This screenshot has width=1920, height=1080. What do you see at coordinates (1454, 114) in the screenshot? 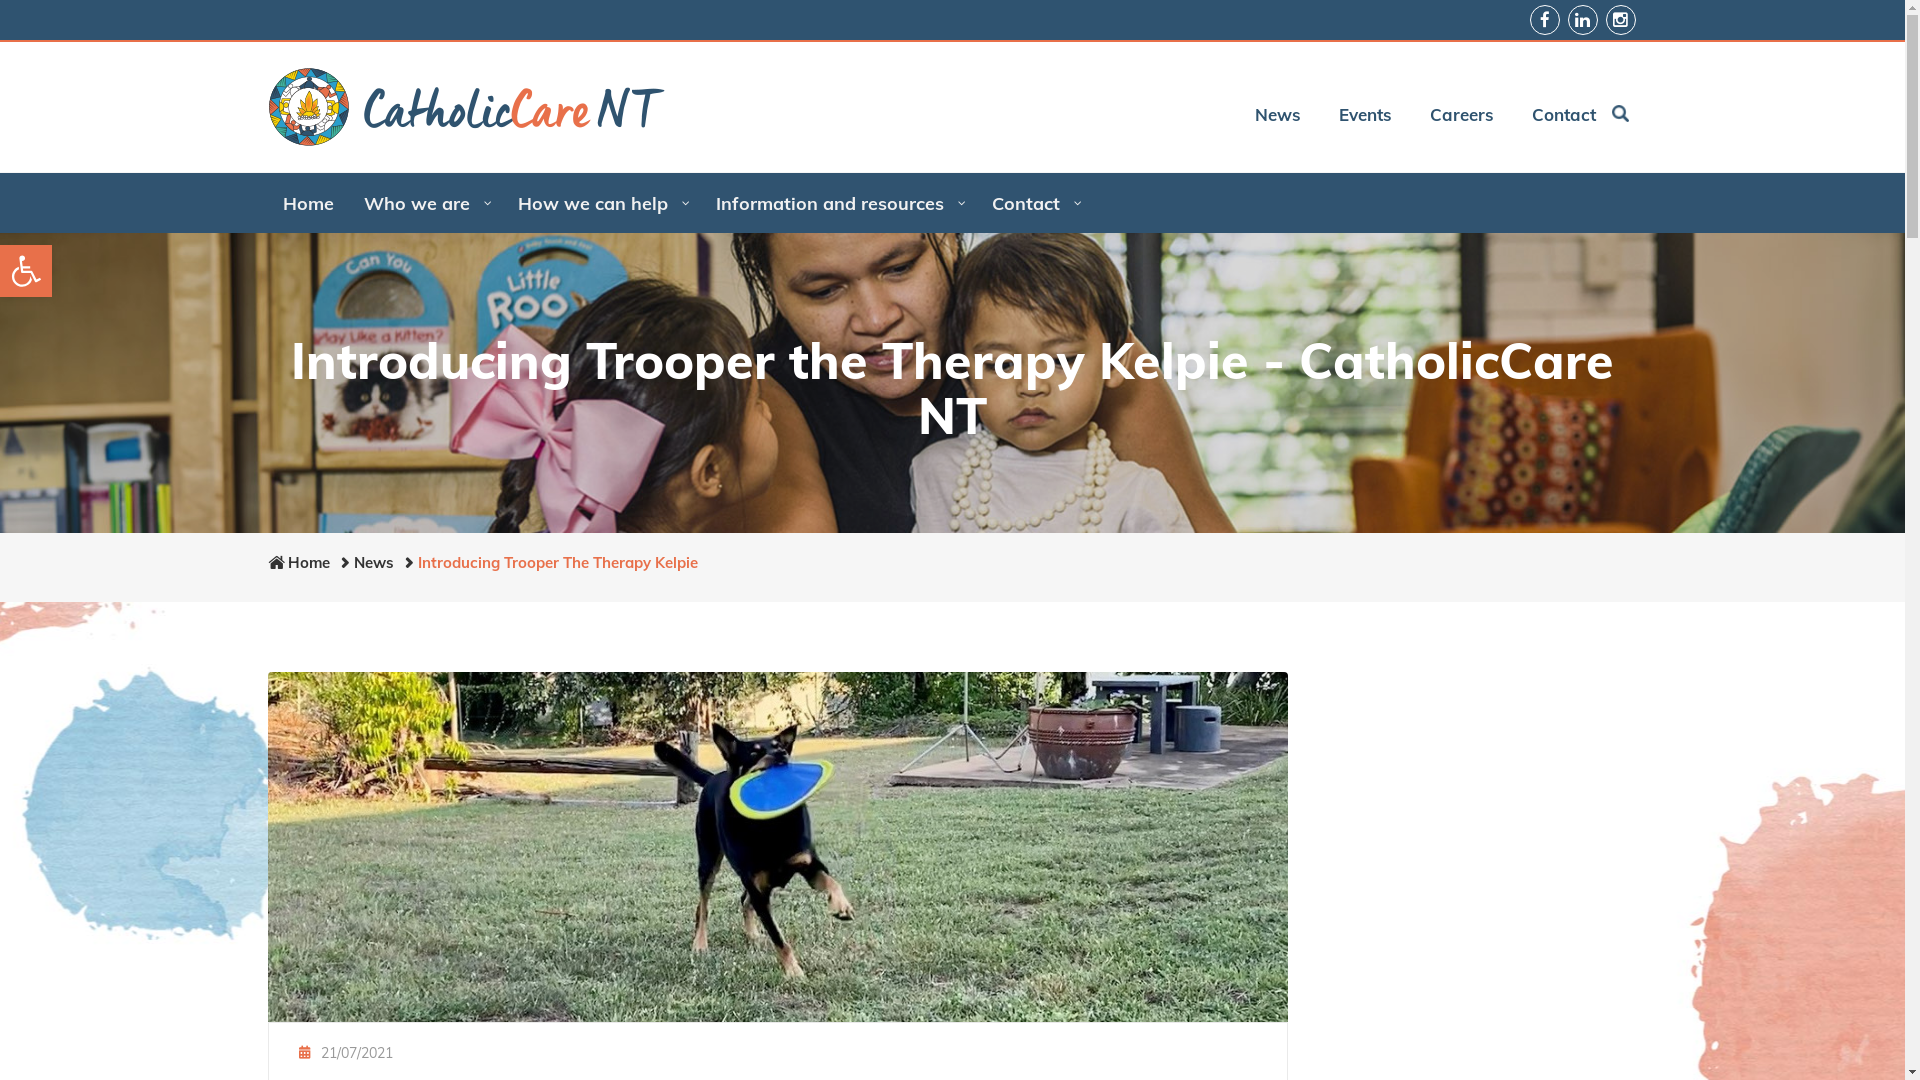
I see `'Careers'` at bounding box center [1454, 114].